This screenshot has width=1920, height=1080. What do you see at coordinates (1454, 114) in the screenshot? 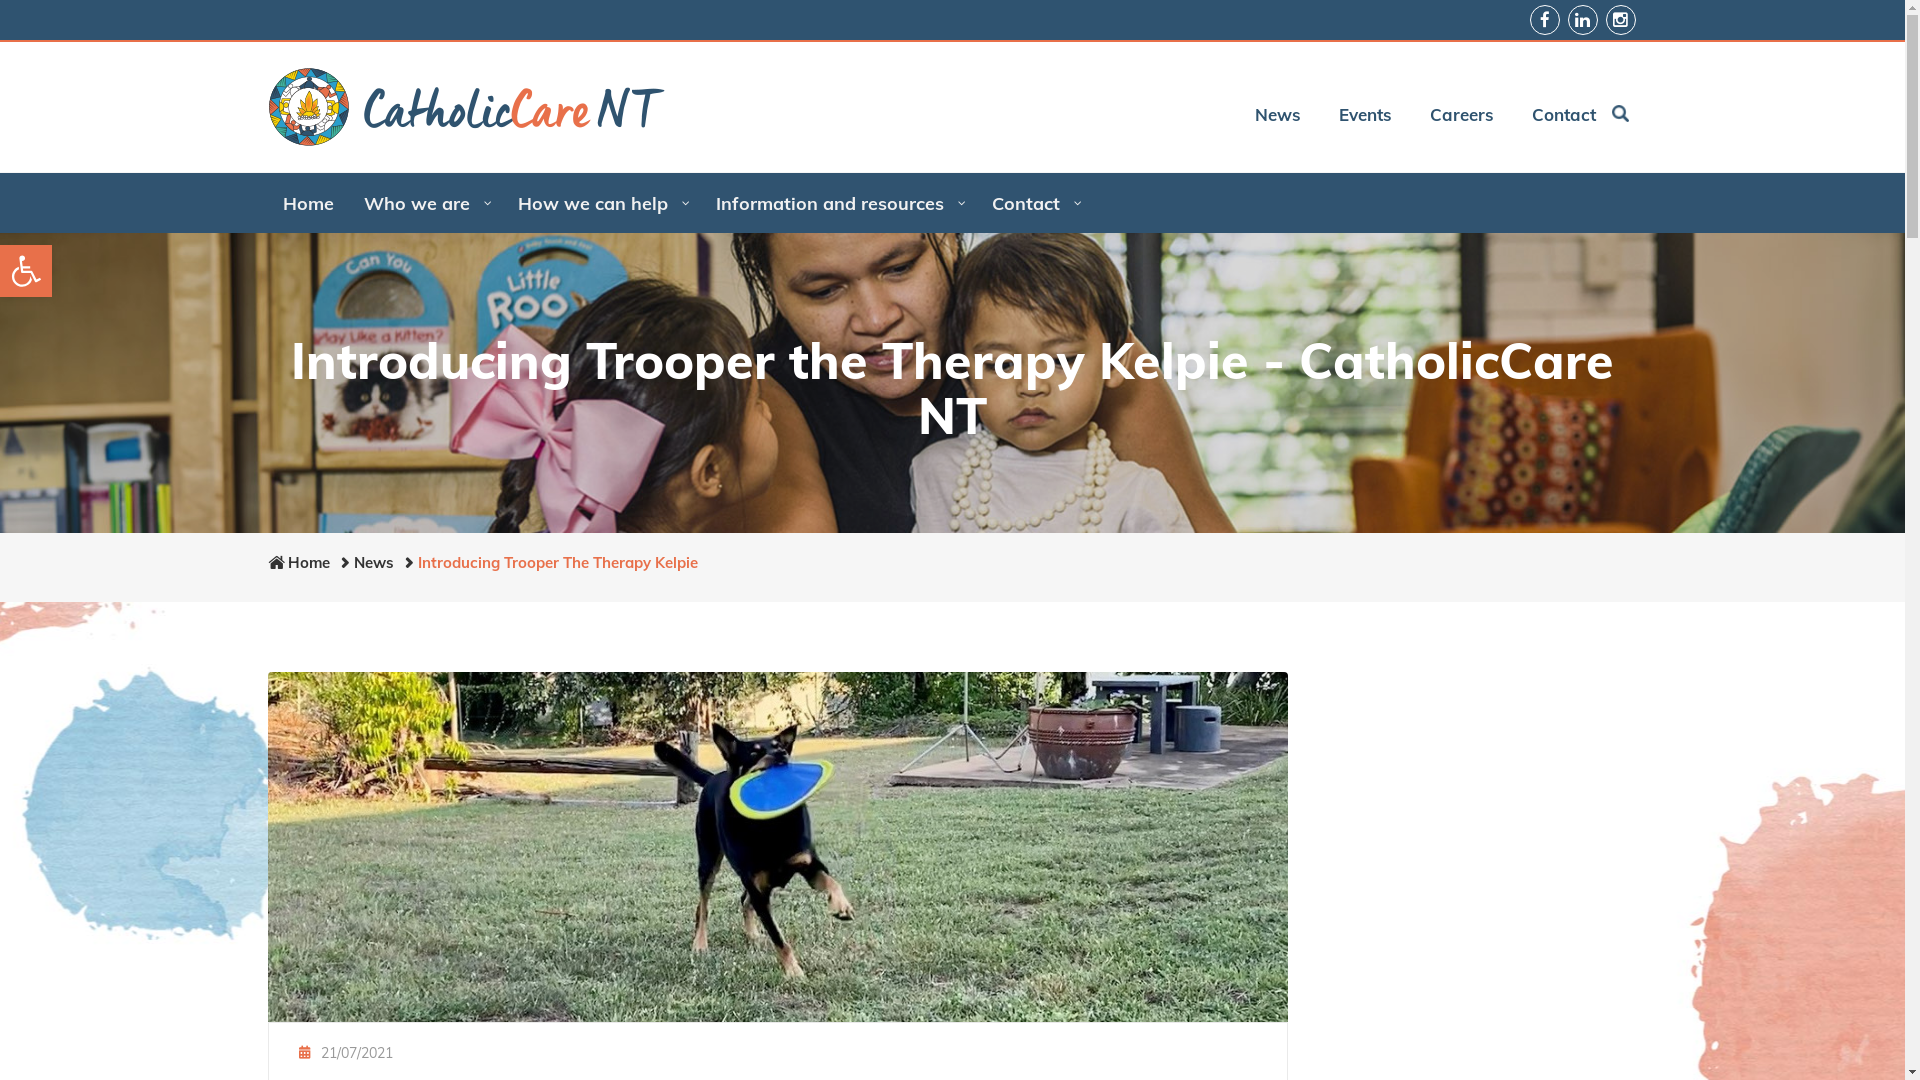
I see `'Careers'` at bounding box center [1454, 114].